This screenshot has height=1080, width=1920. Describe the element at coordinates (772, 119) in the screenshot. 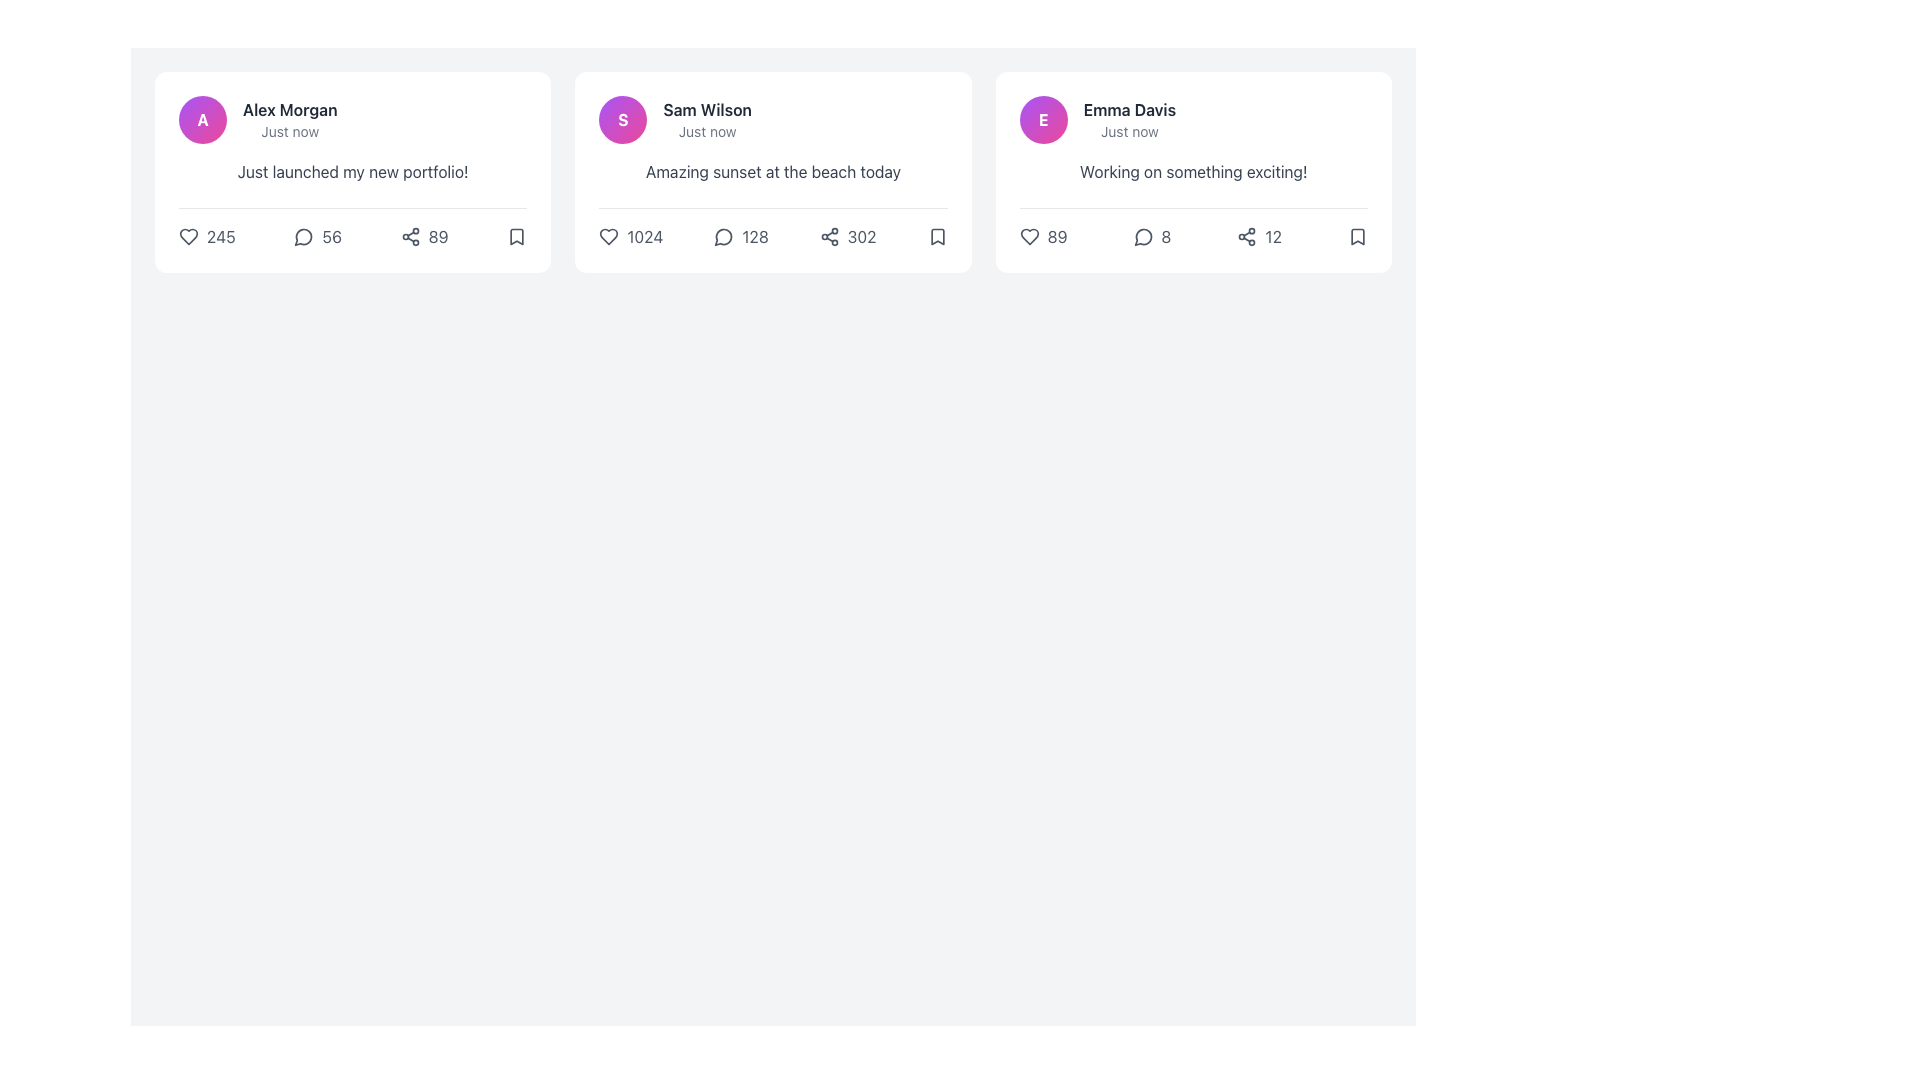

I see `the user's name or avatar in the User profile display with timestamp located in the center card of a three-card layout` at that location.